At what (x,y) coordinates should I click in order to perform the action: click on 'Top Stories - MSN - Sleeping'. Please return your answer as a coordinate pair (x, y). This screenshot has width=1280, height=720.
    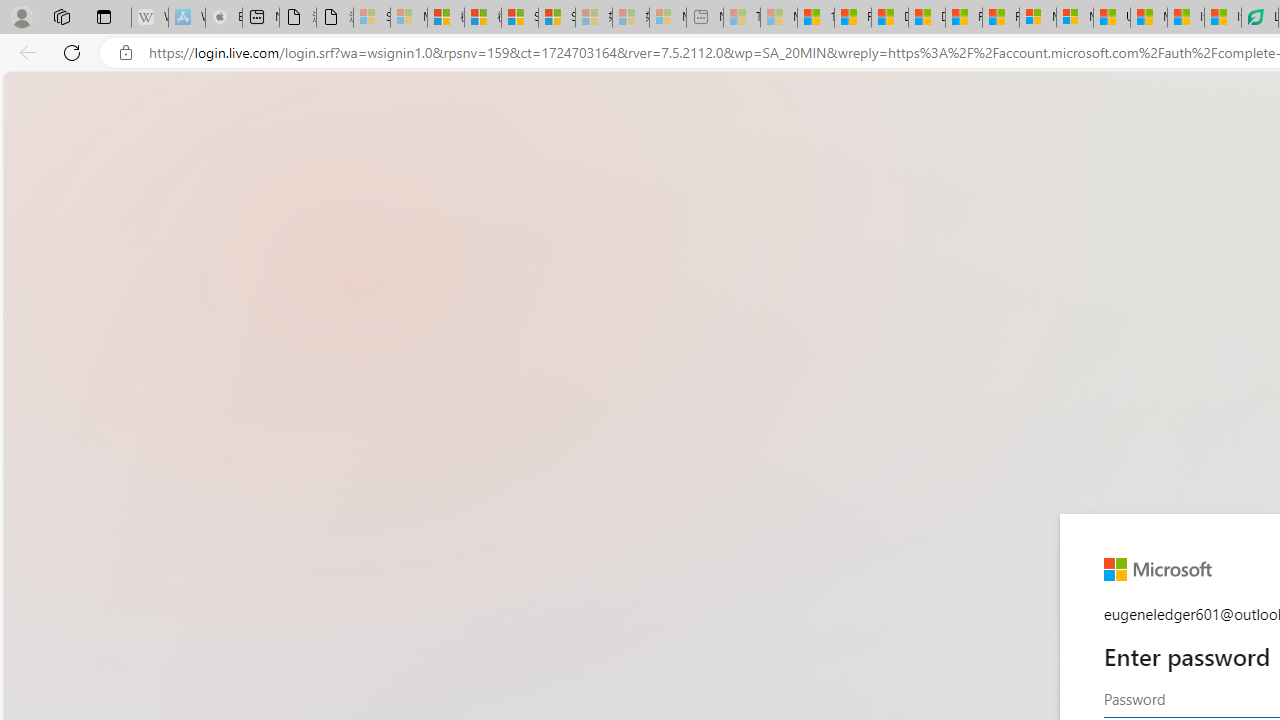
    Looking at the image, I should click on (741, 17).